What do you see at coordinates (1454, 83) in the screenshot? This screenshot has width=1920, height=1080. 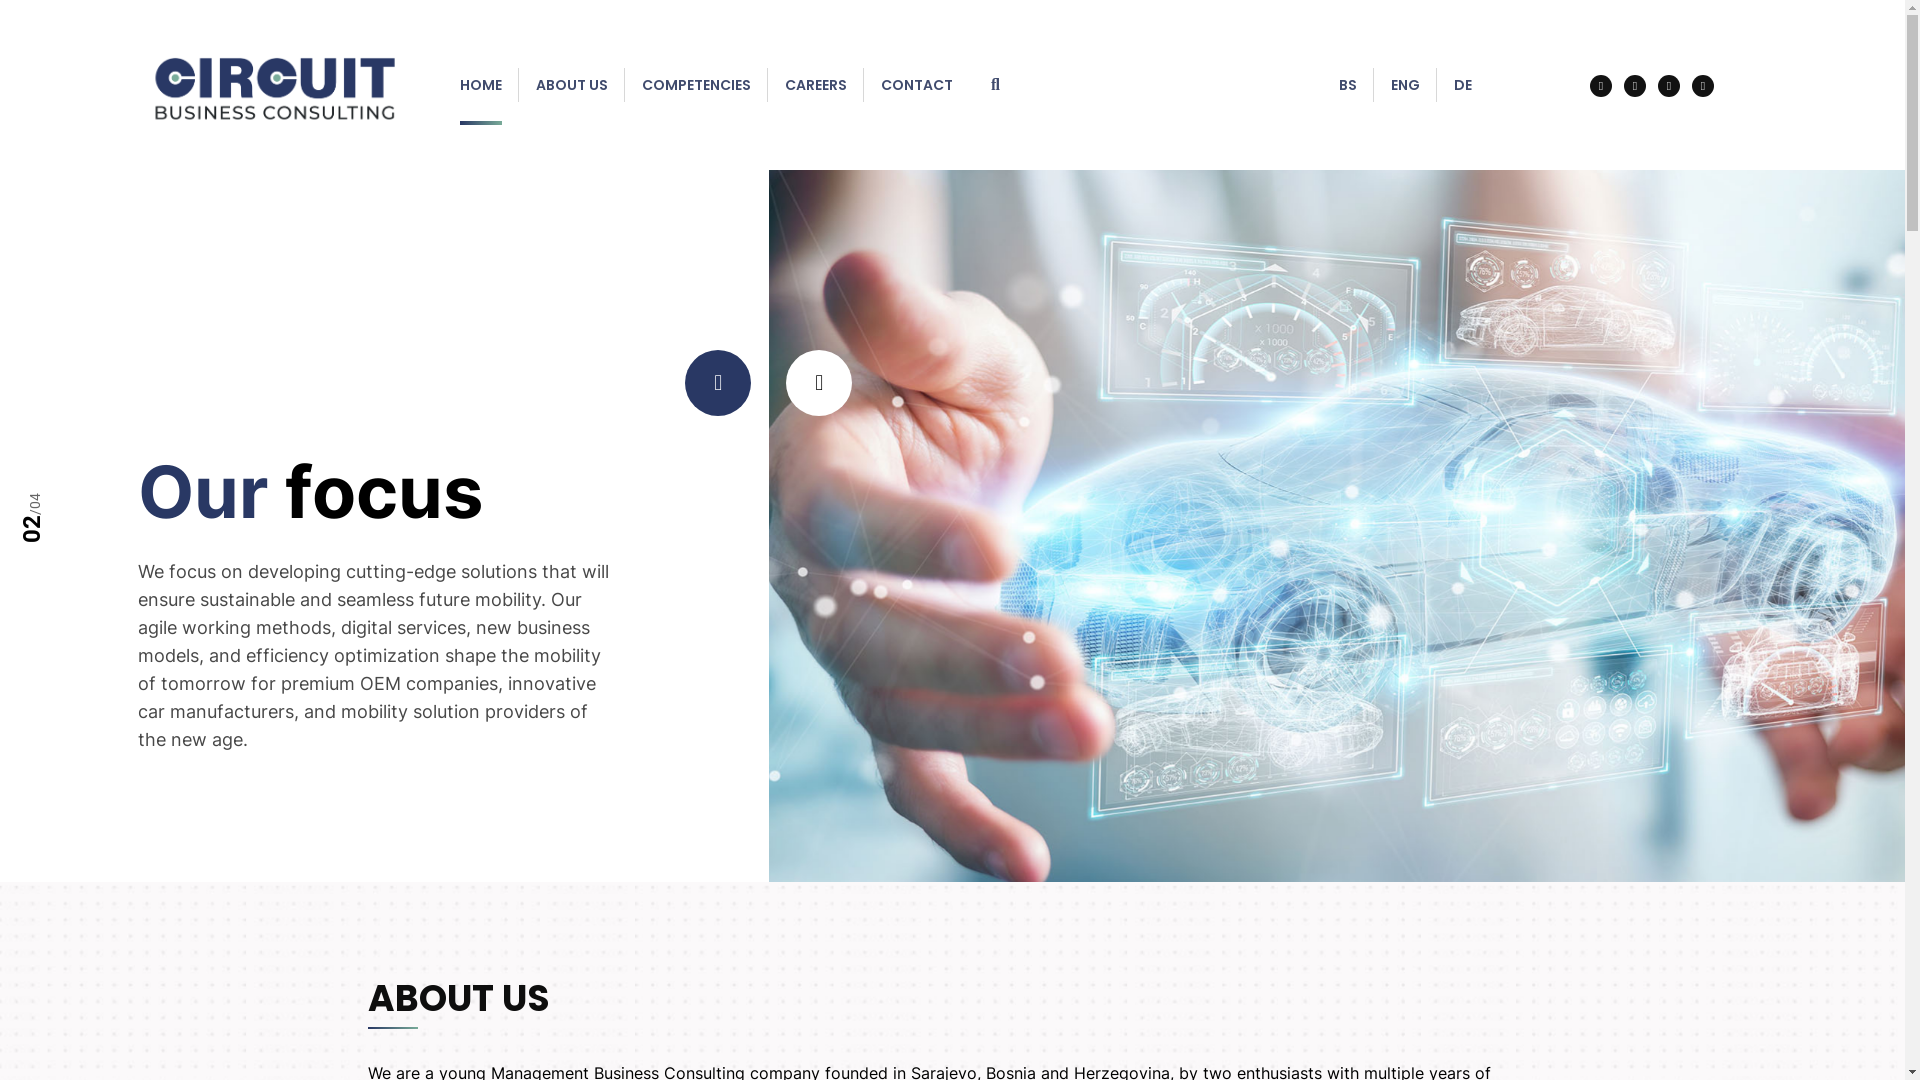 I see `'DE'` at bounding box center [1454, 83].